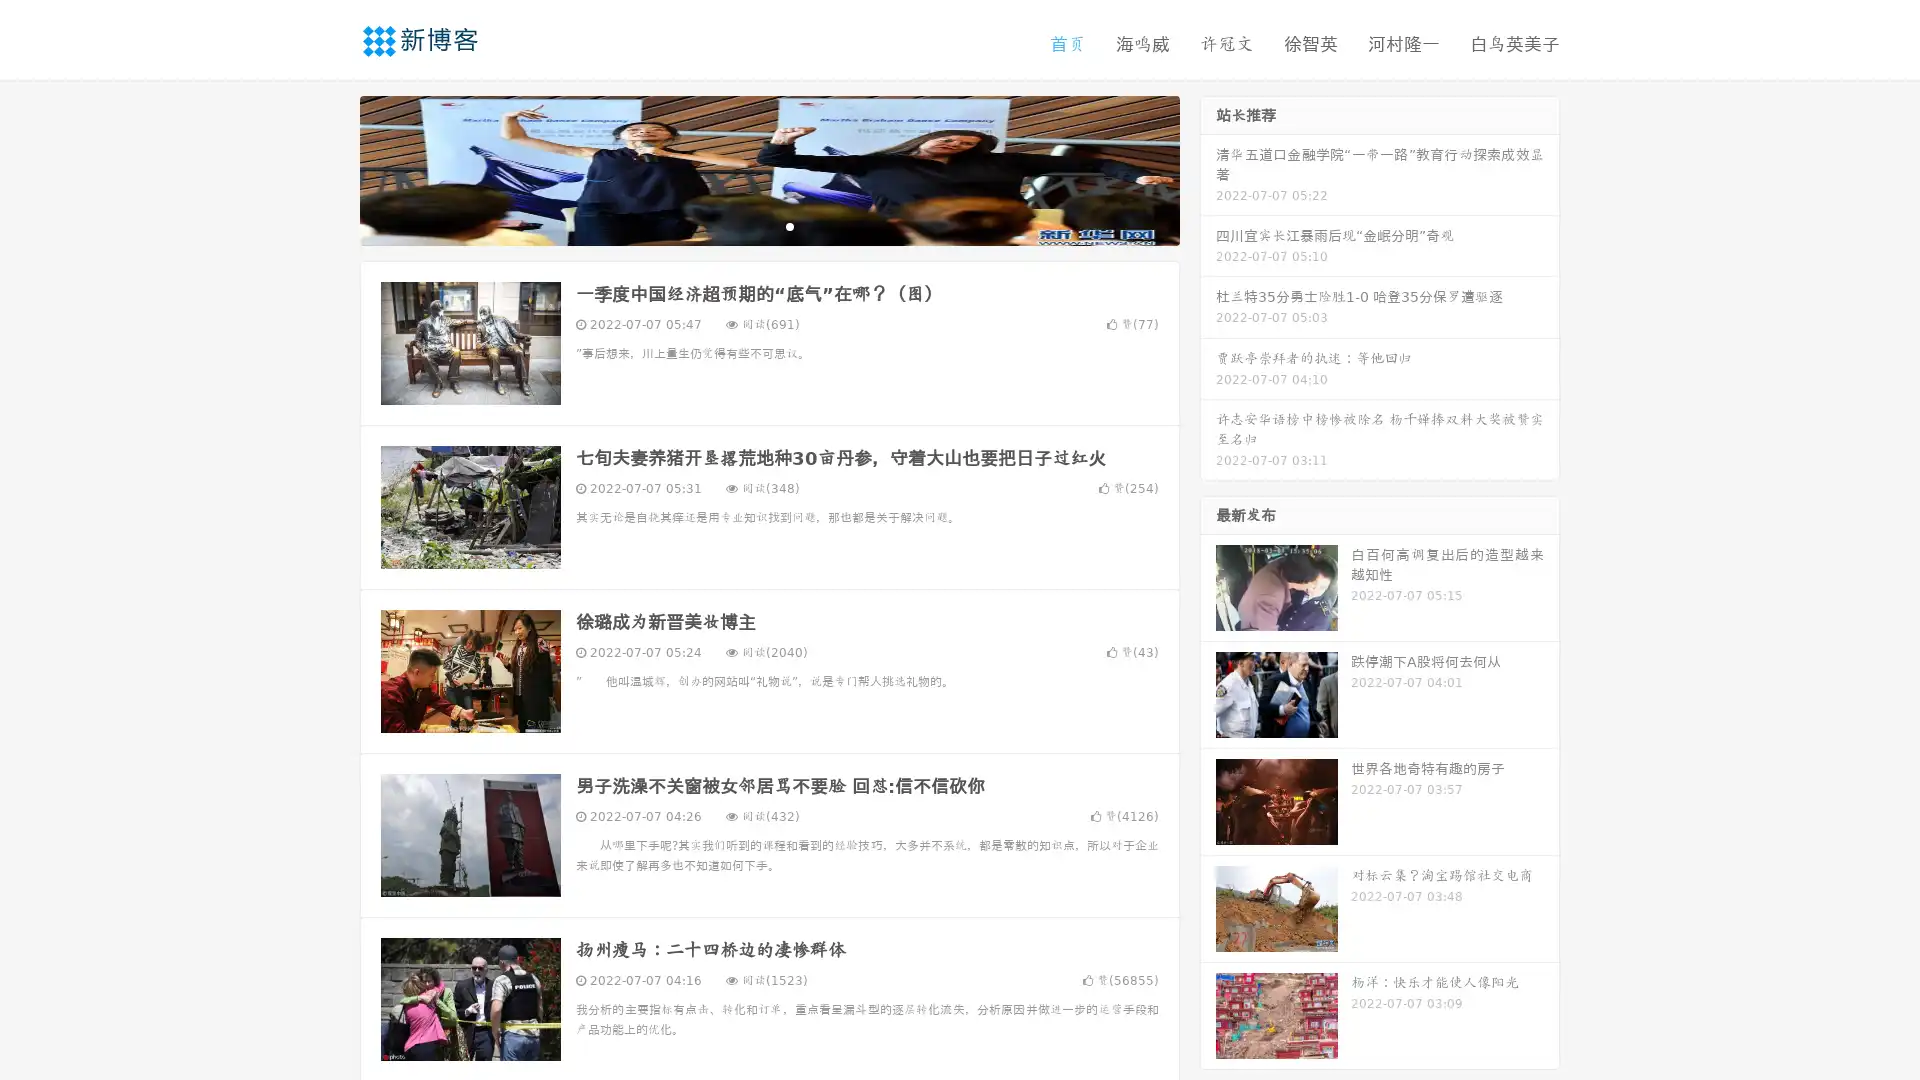  I want to click on Go to slide 3, so click(789, 225).